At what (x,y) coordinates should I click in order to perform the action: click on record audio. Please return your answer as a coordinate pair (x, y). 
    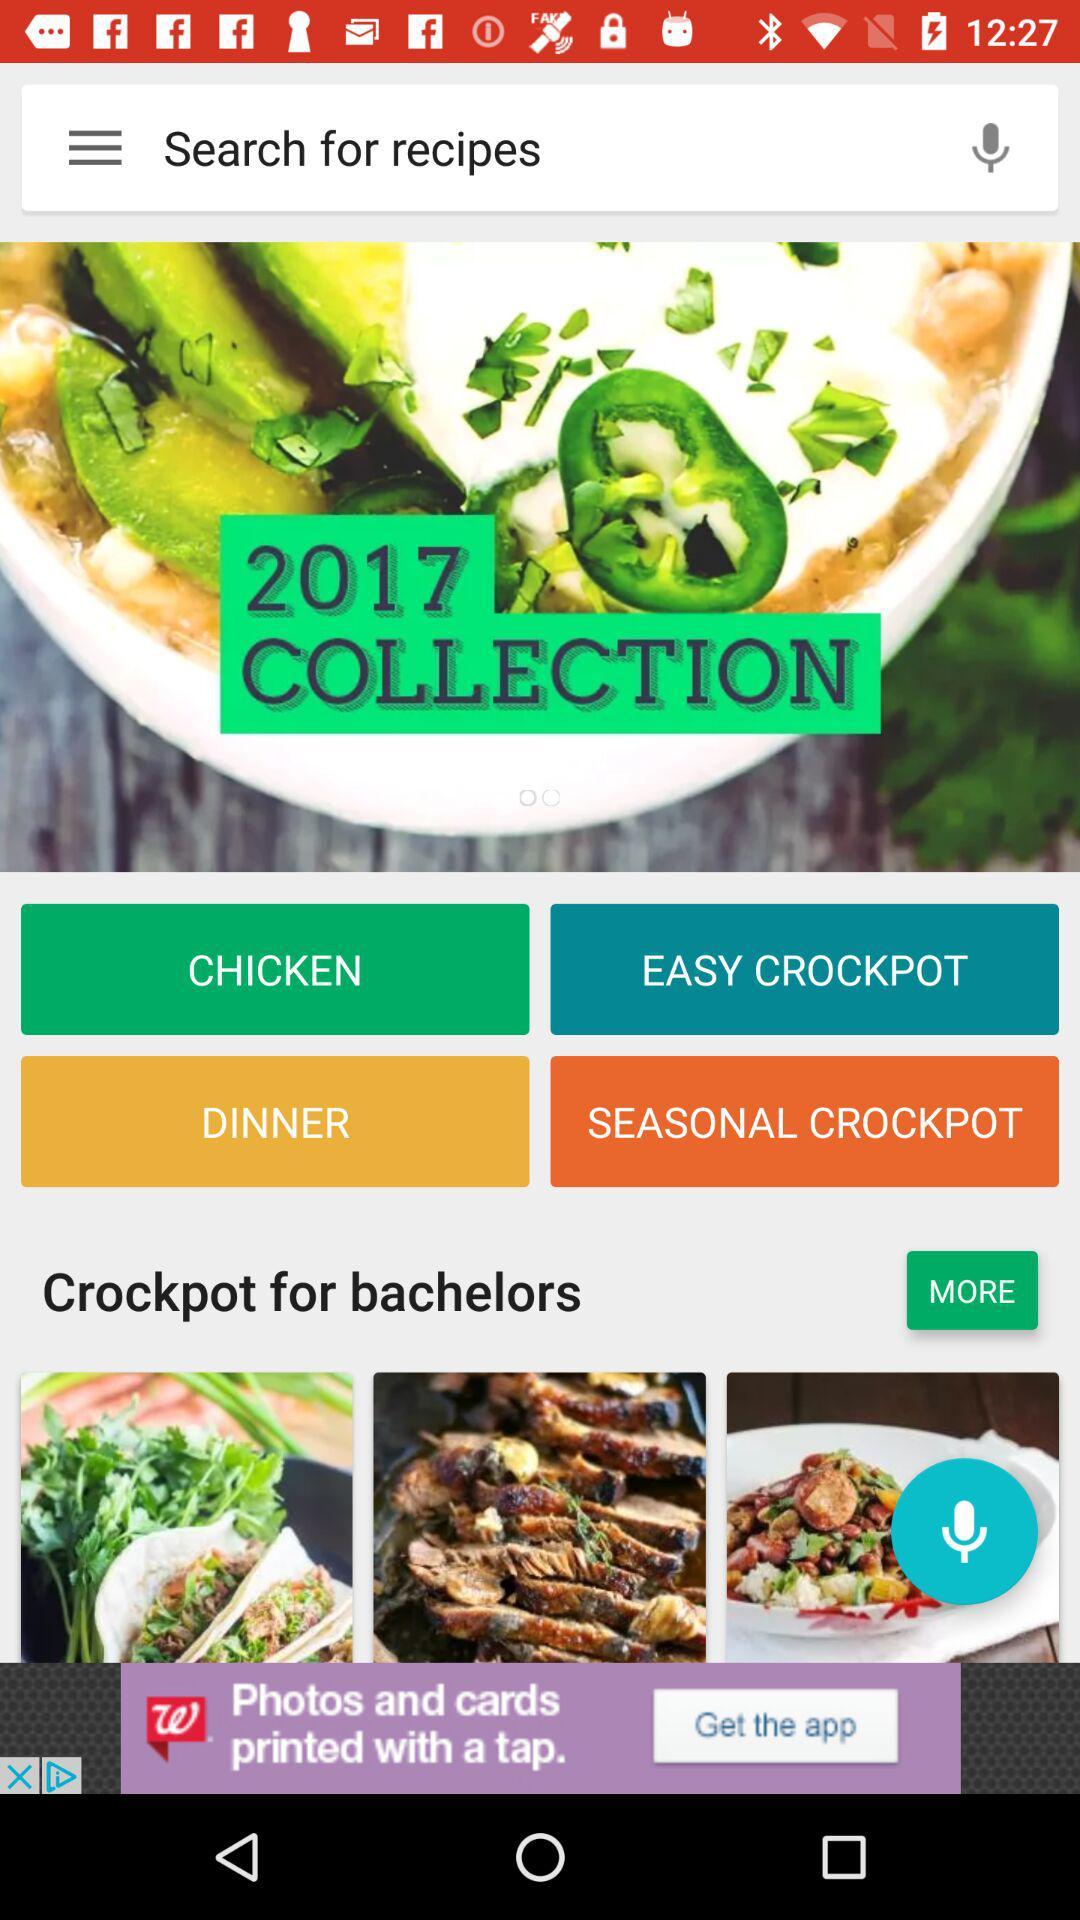
    Looking at the image, I should click on (990, 146).